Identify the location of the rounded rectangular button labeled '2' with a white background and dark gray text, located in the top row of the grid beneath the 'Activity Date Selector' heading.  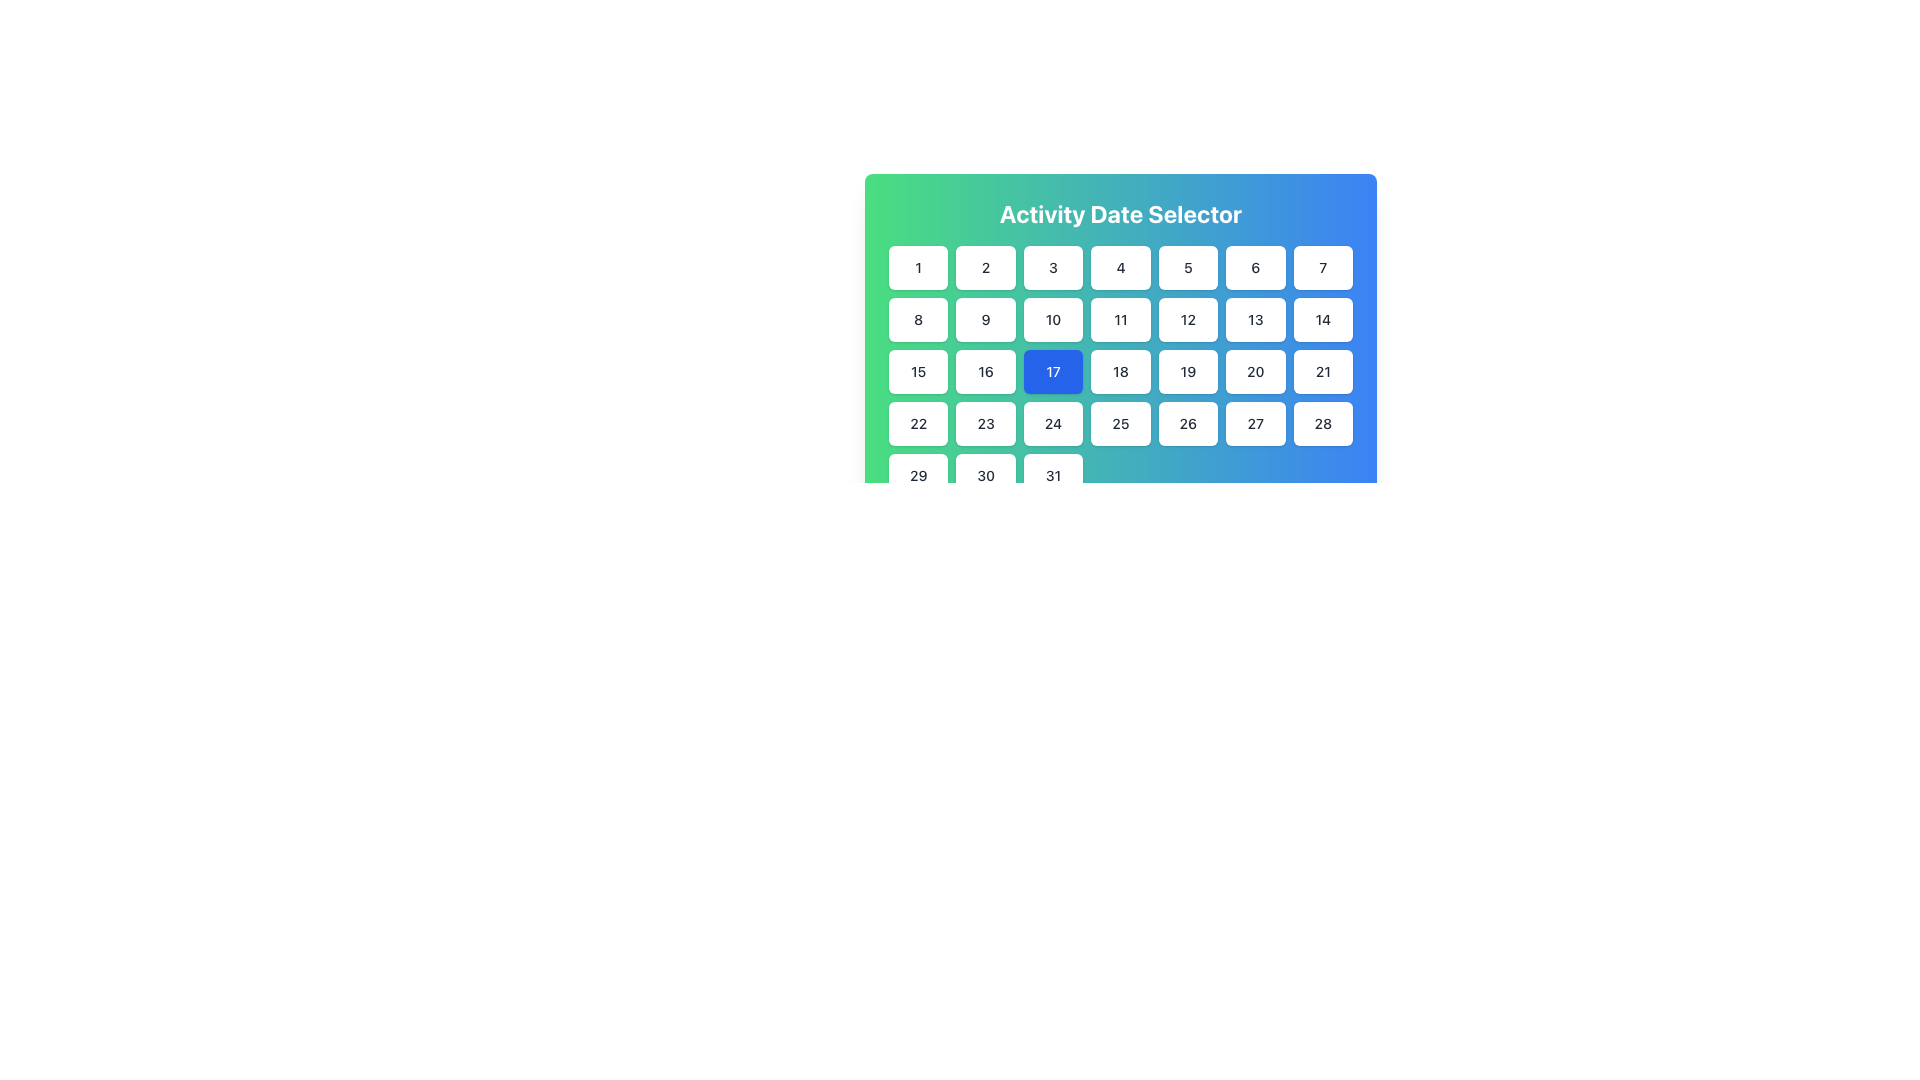
(986, 266).